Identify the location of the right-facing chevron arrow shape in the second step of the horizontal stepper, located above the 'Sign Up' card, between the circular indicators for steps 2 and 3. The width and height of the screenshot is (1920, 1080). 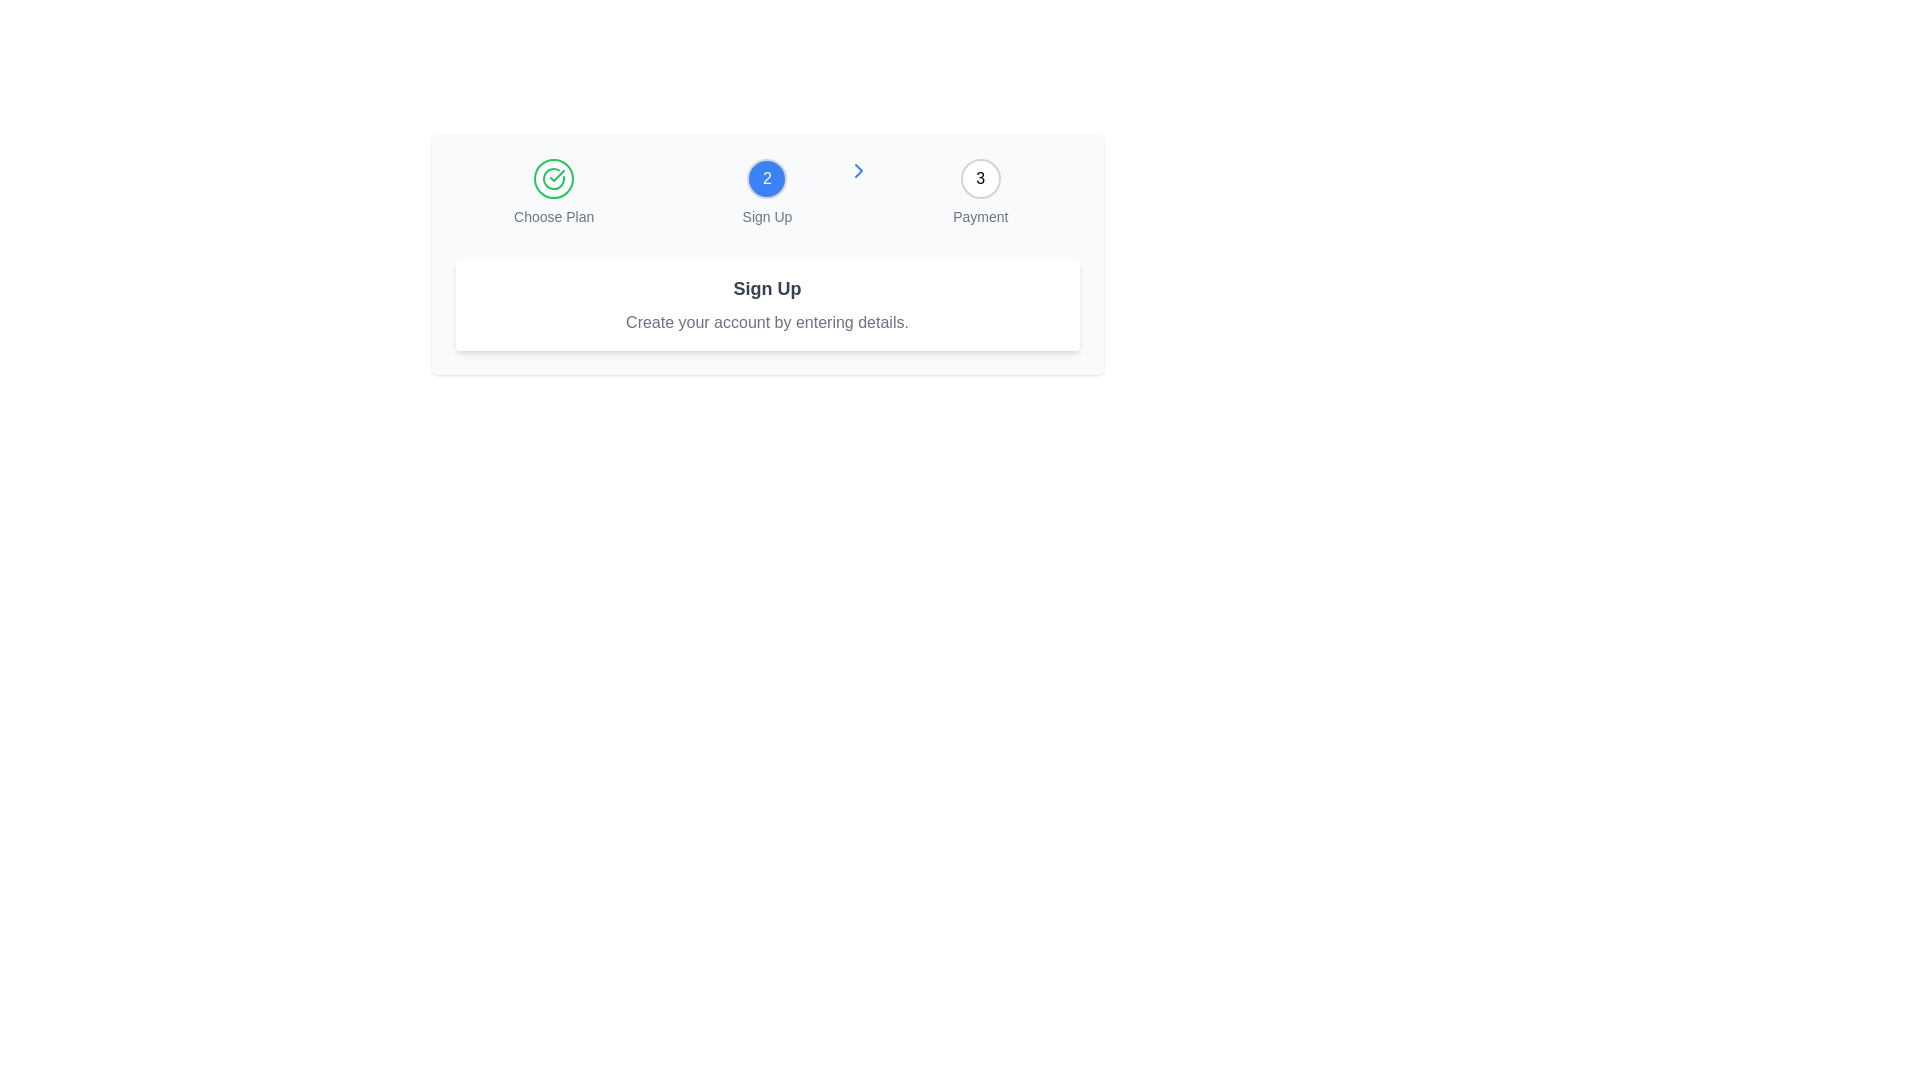
(859, 169).